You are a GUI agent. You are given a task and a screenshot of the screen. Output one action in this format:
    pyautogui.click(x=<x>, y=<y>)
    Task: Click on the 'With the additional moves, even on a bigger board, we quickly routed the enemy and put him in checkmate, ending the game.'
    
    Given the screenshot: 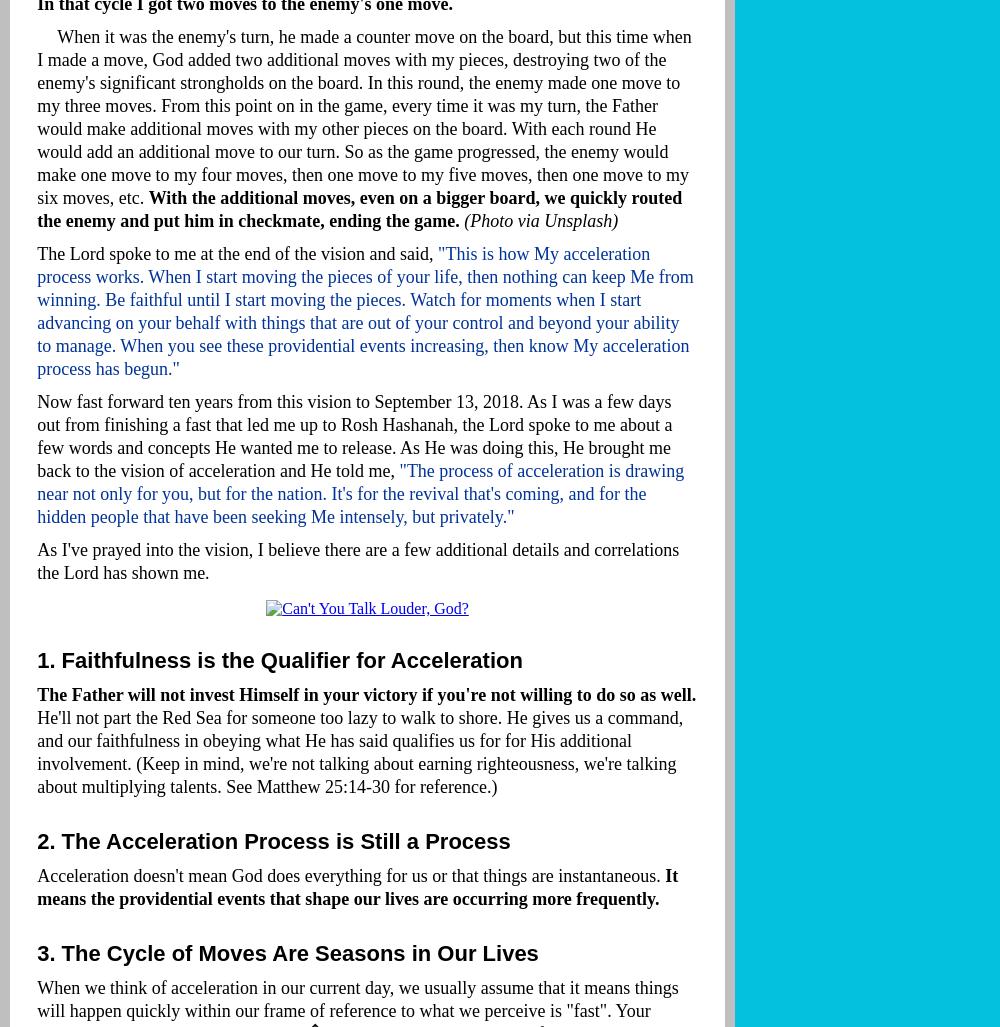 What is the action you would take?
    pyautogui.click(x=37, y=208)
    